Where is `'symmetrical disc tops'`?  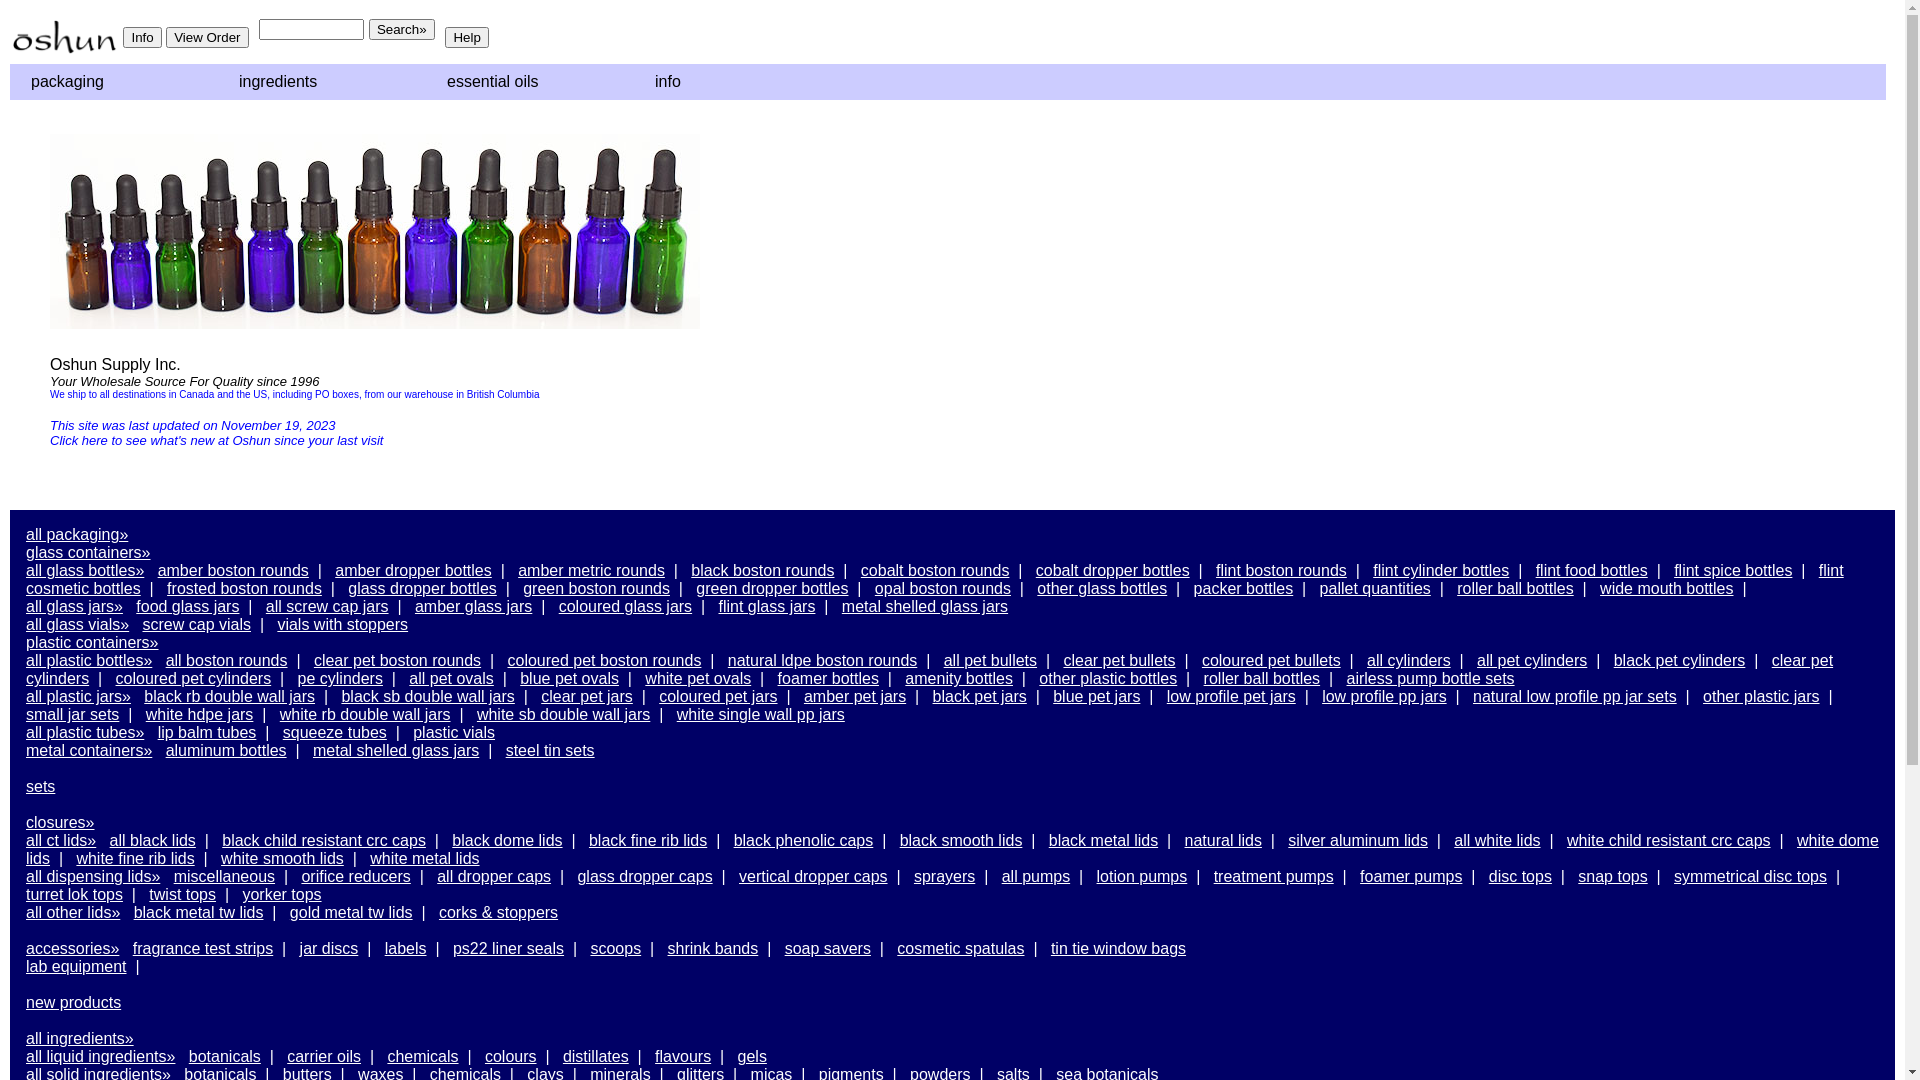 'symmetrical disc tops' is located at coordinates (1749, 875).